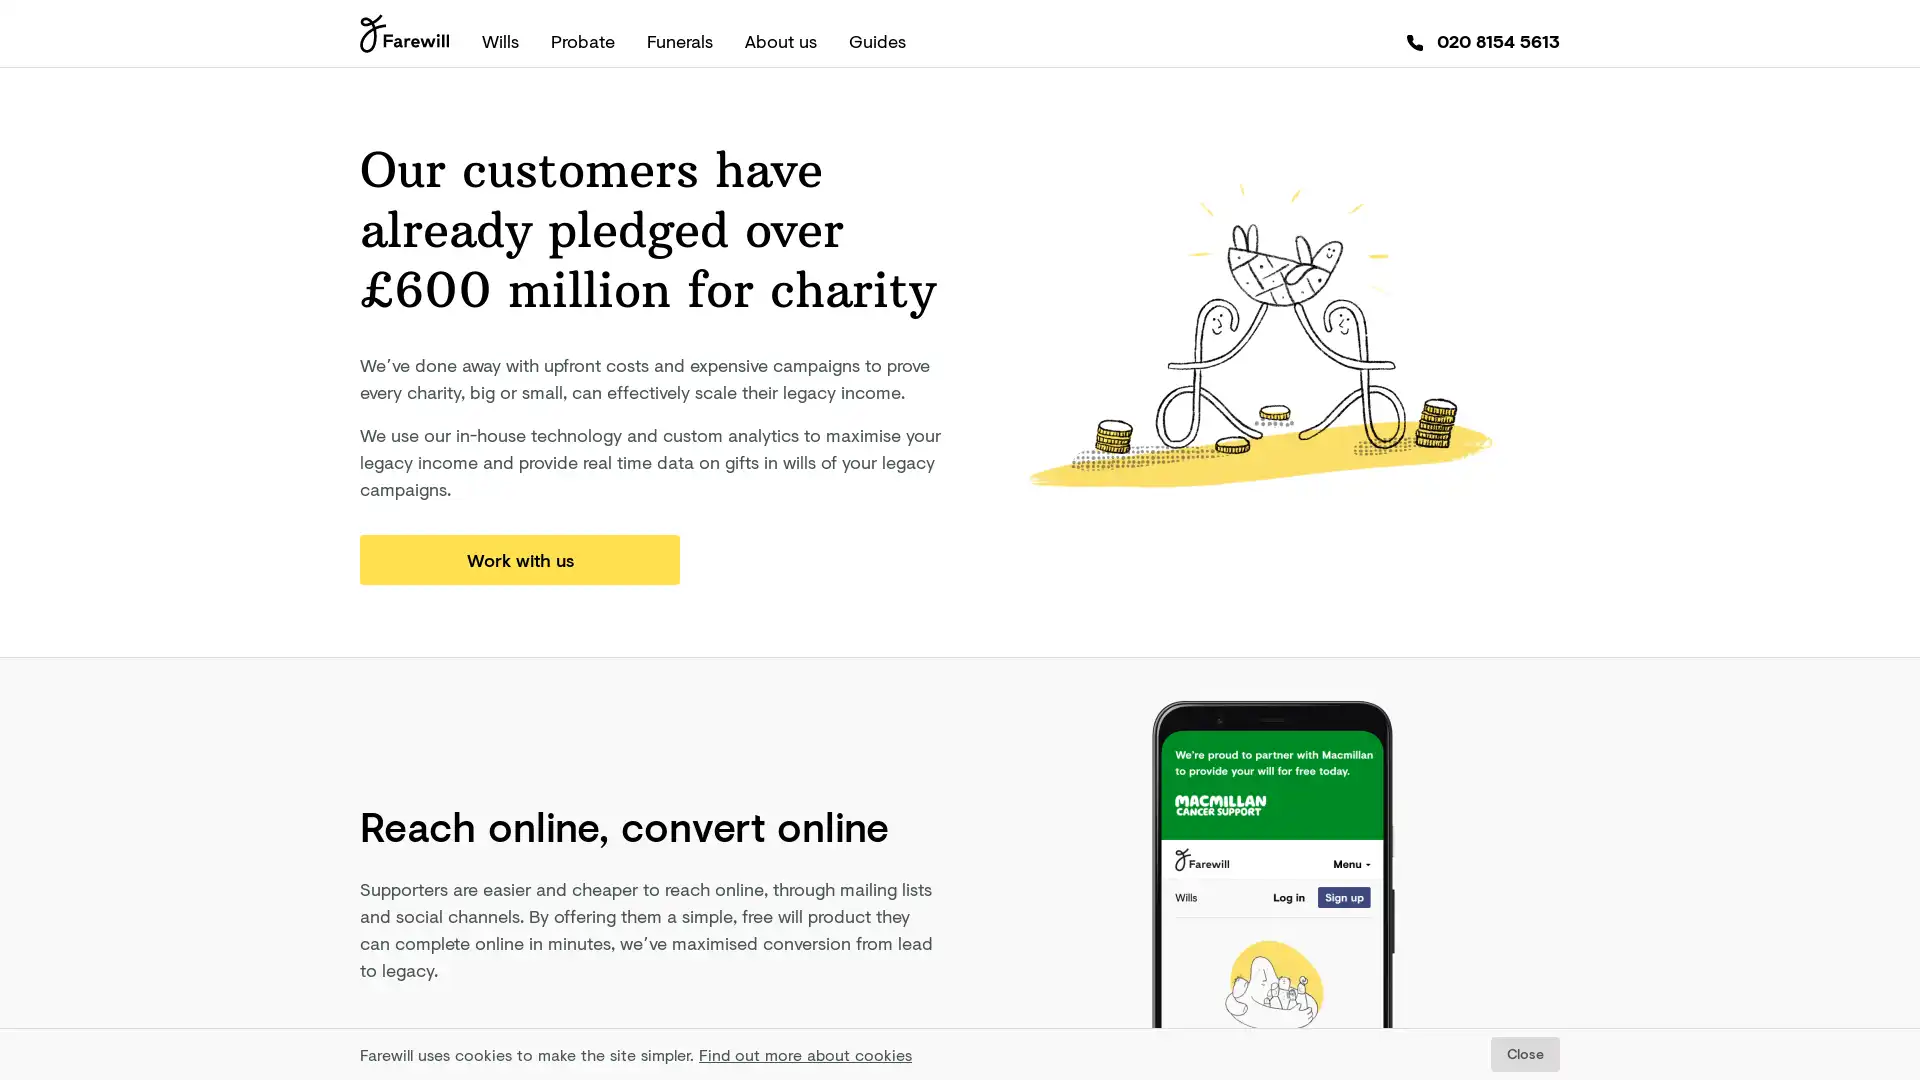 This screenshot has width=1920, height=1080. What do you see at coordinates (1524, 1053) in the screenshot?
I see `Close cookie banner` at bounding box center [1524, 1053].